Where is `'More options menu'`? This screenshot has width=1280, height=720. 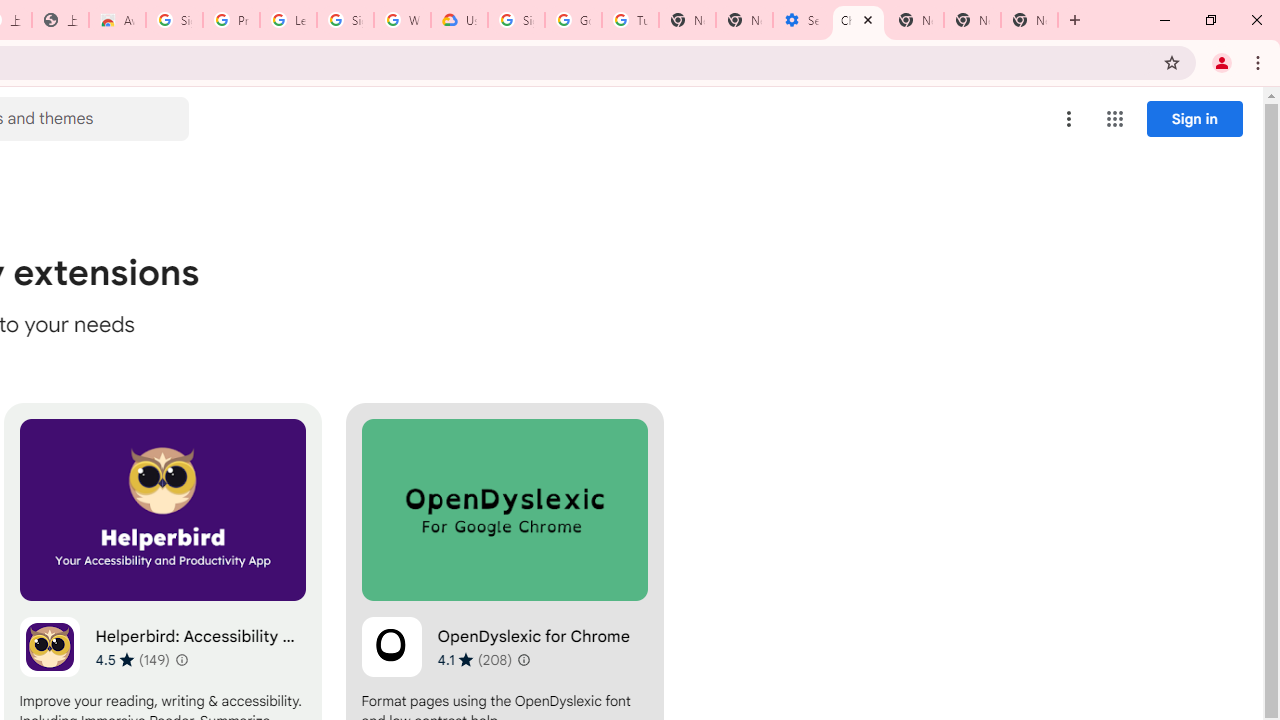
'More options menu' is located at coordinates (1068, 119).